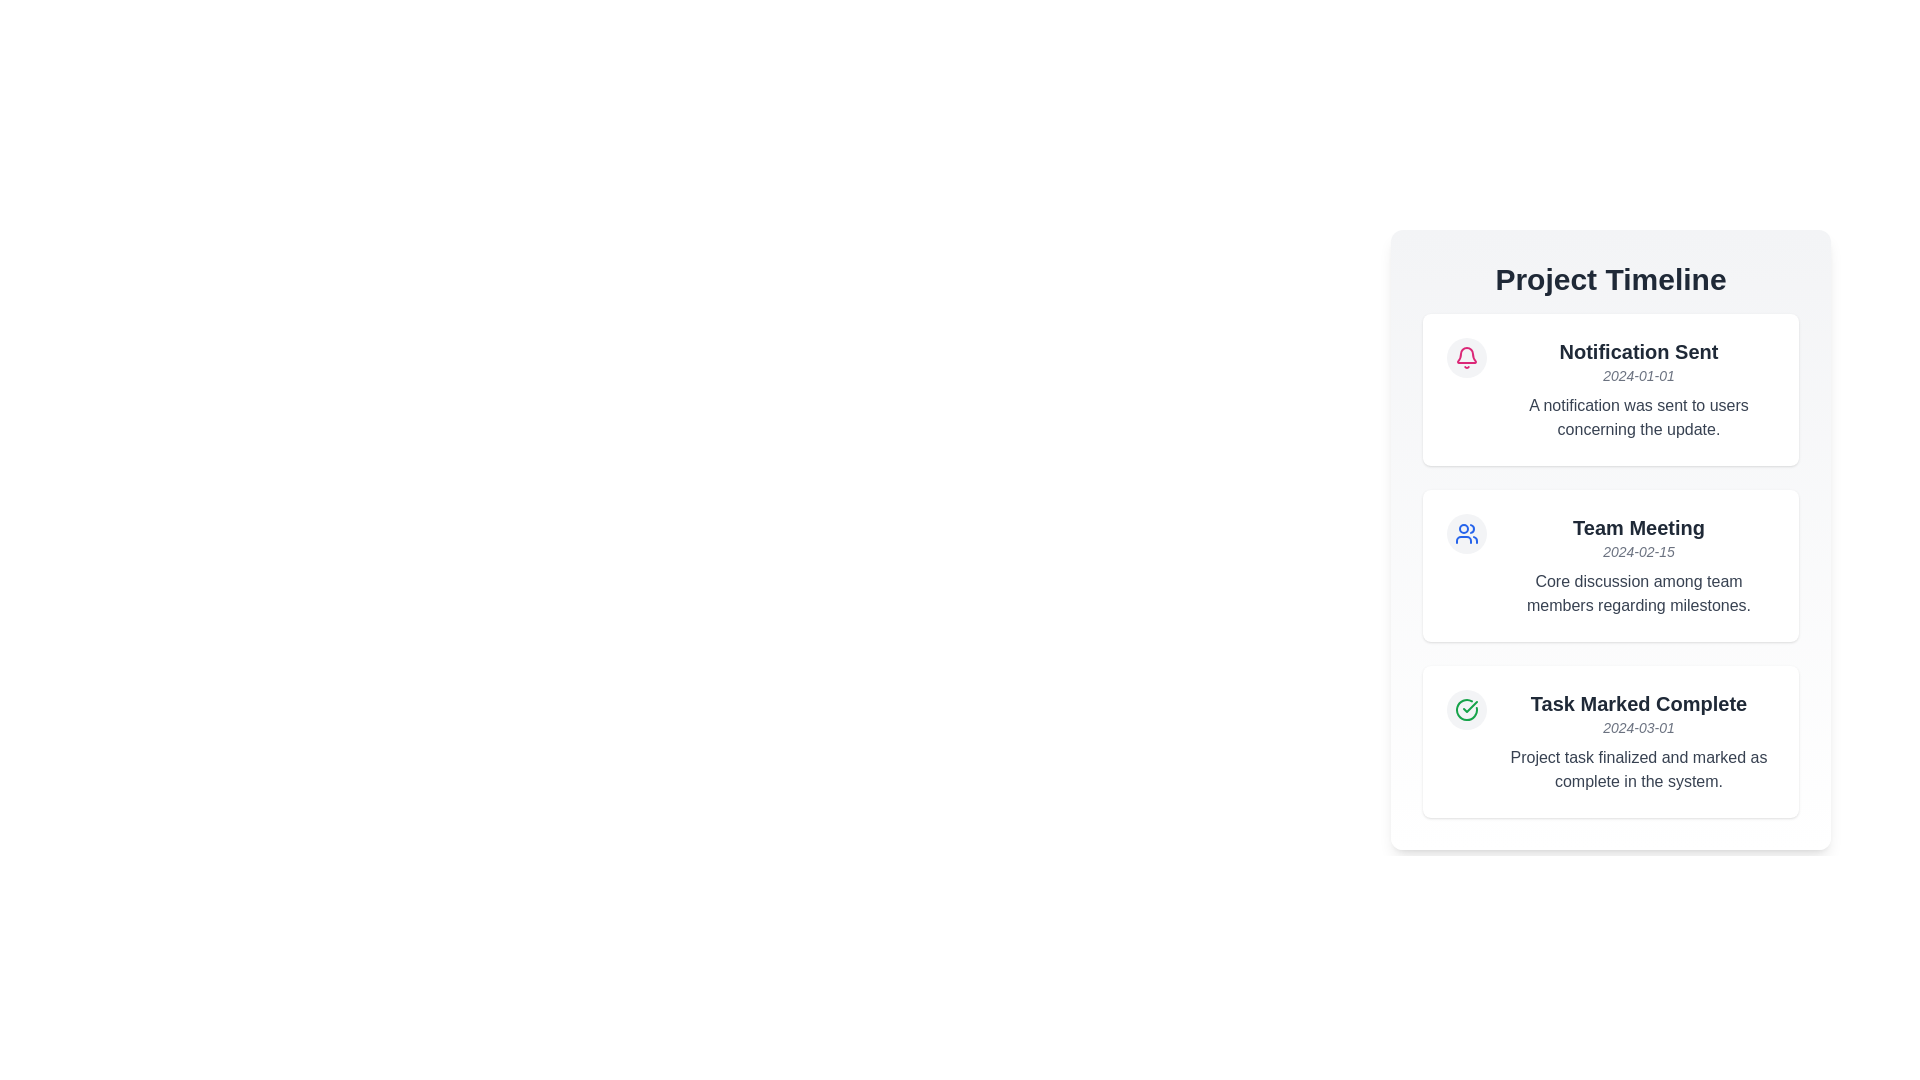  Describe the element at coordinates (1638, 741) in the screenshot. I see `the text block that provides information about the completion of a project task` at that location.